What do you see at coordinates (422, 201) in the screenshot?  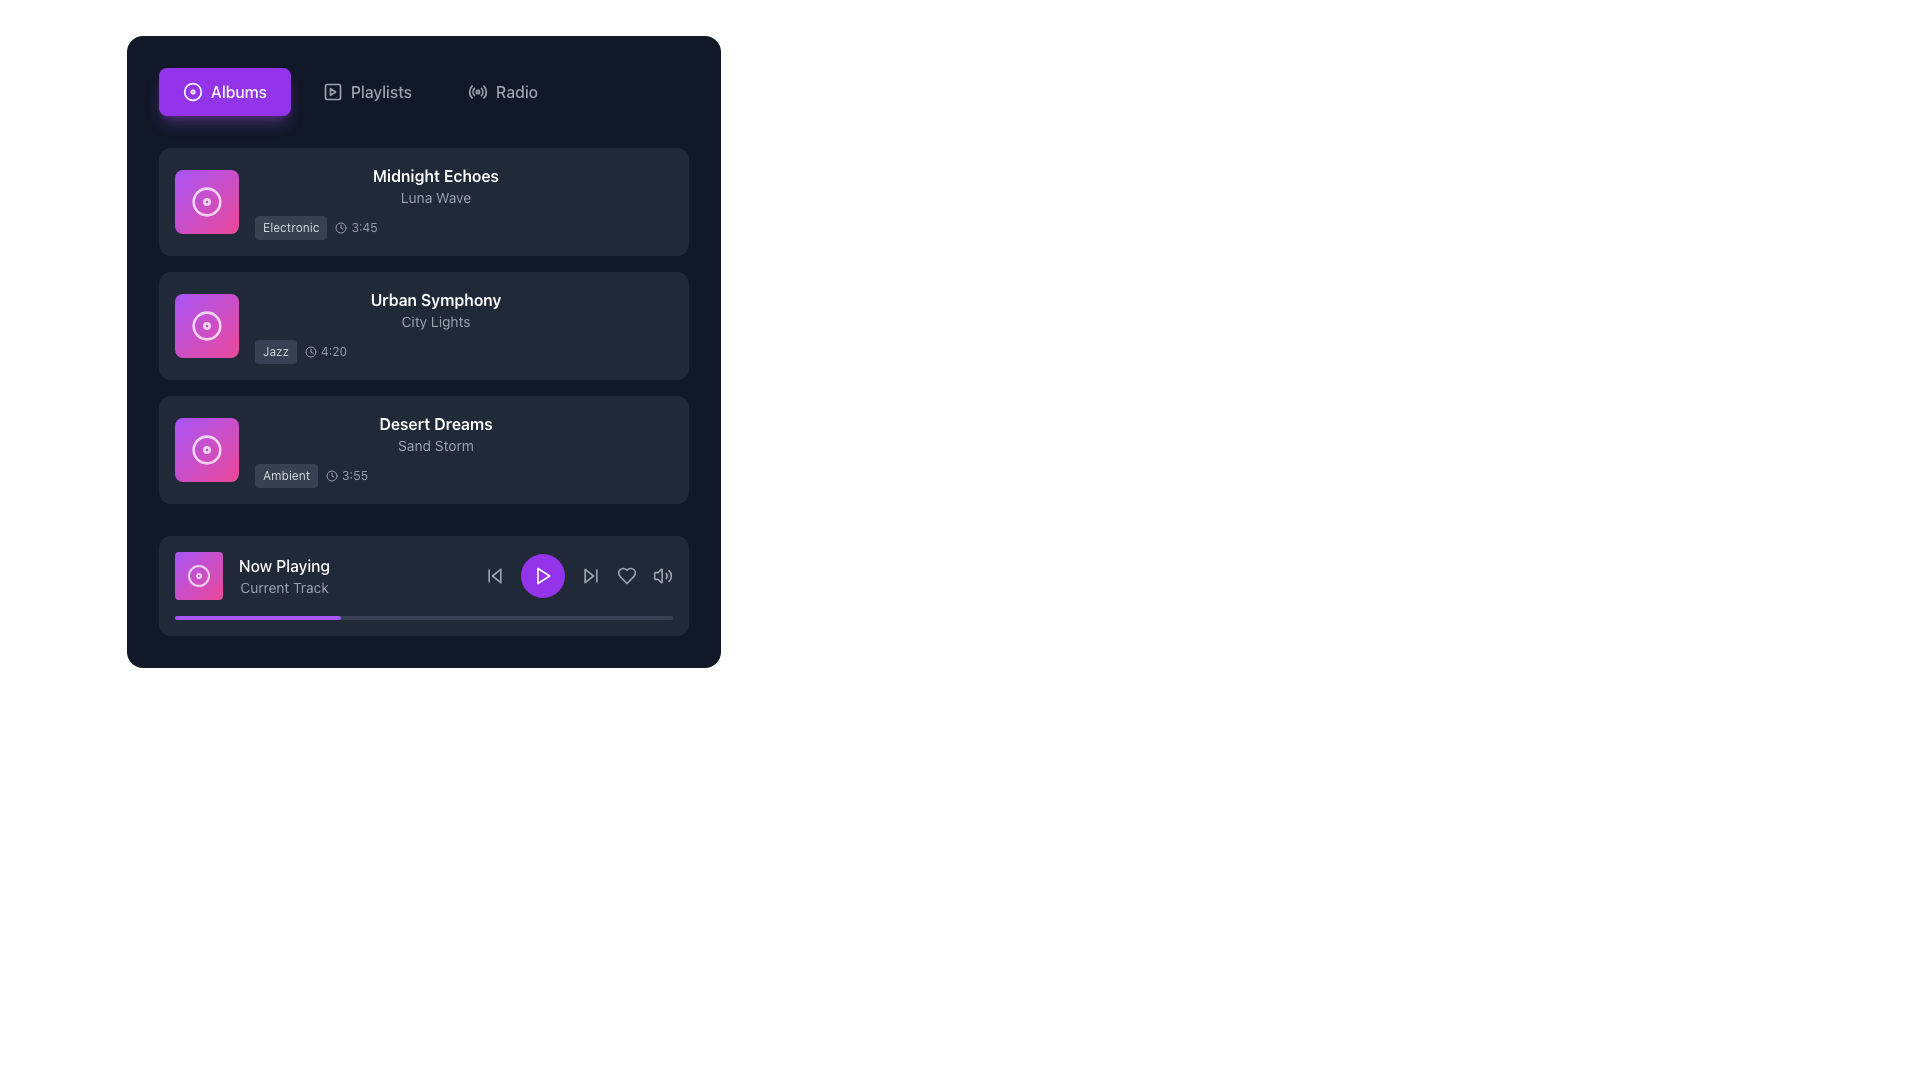 I see `the list item containing the text 'Midnight Echoes'` at bounding box center [422, 201].